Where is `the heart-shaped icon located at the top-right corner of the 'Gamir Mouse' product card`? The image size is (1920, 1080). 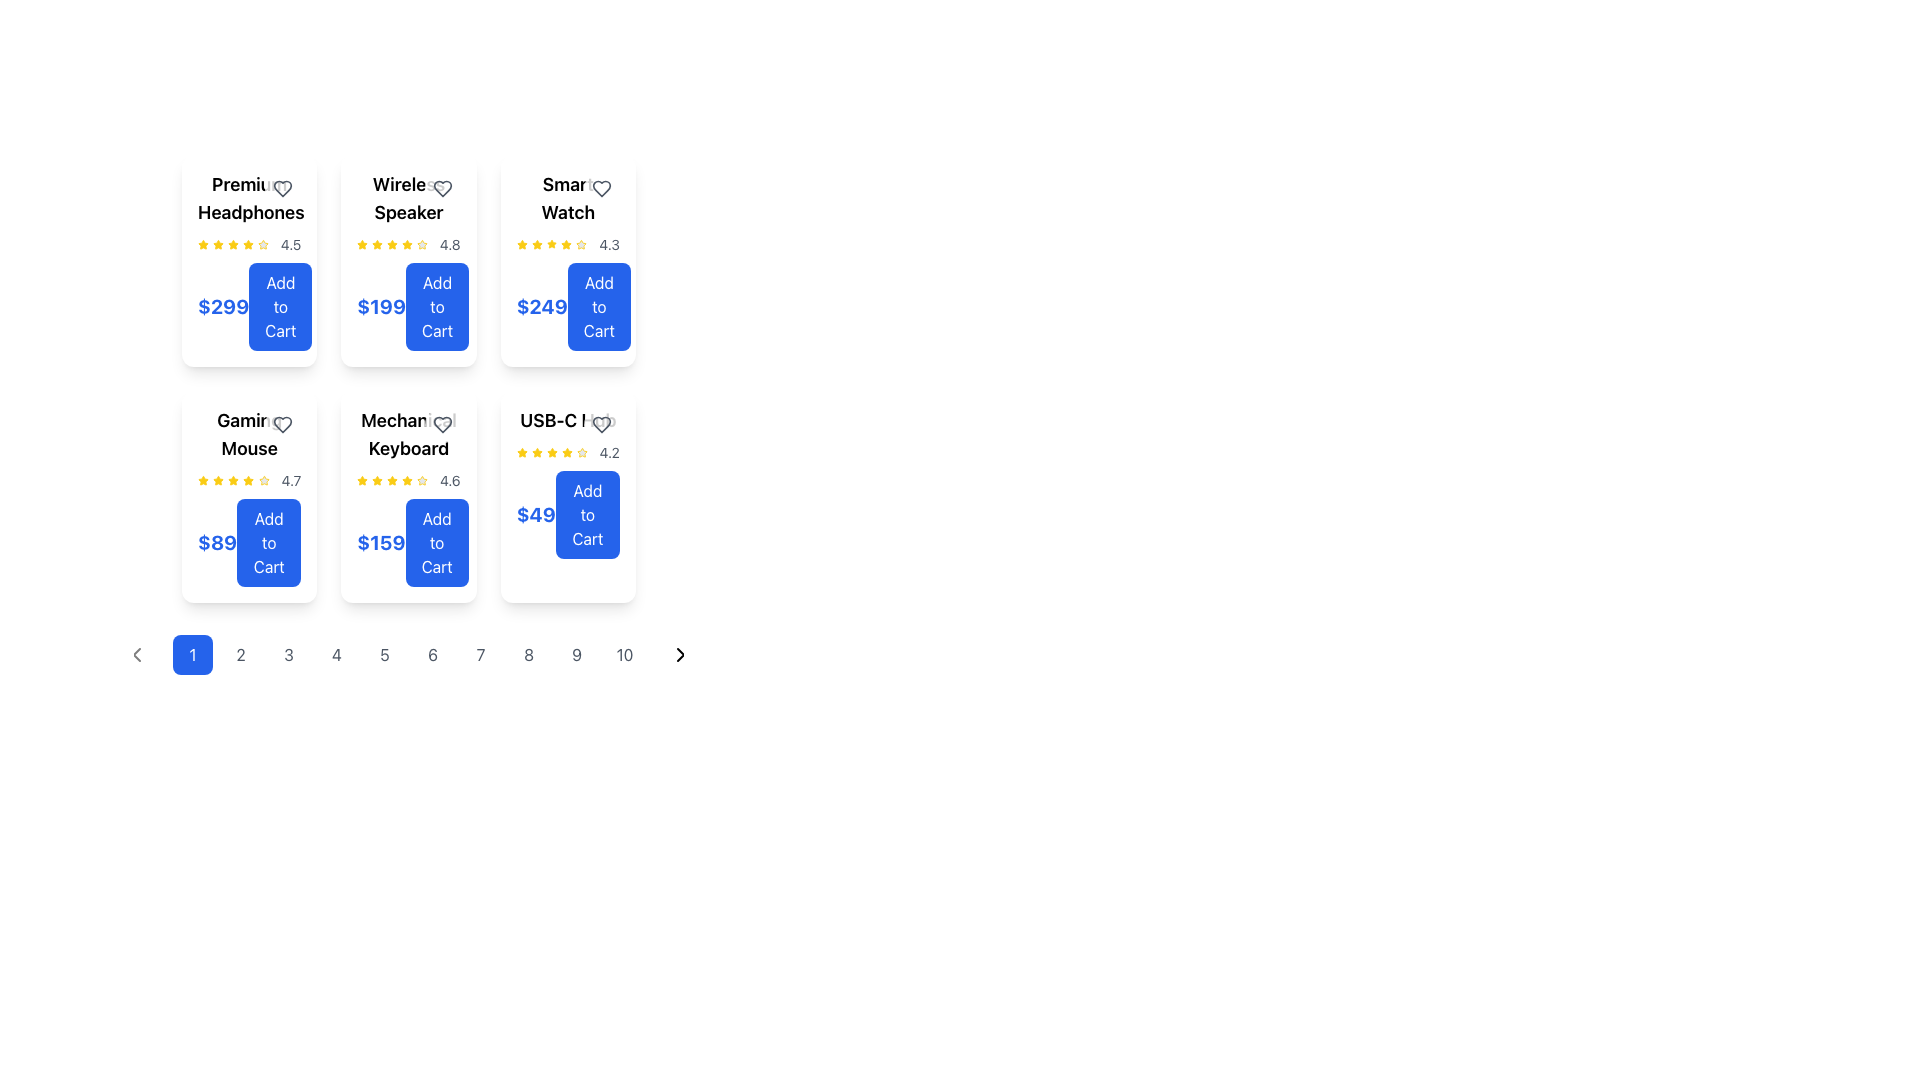
the heart-shaped icon located at the top-right corner of the 'Gamir Mouse' product card is located at coordinates (282, 423).